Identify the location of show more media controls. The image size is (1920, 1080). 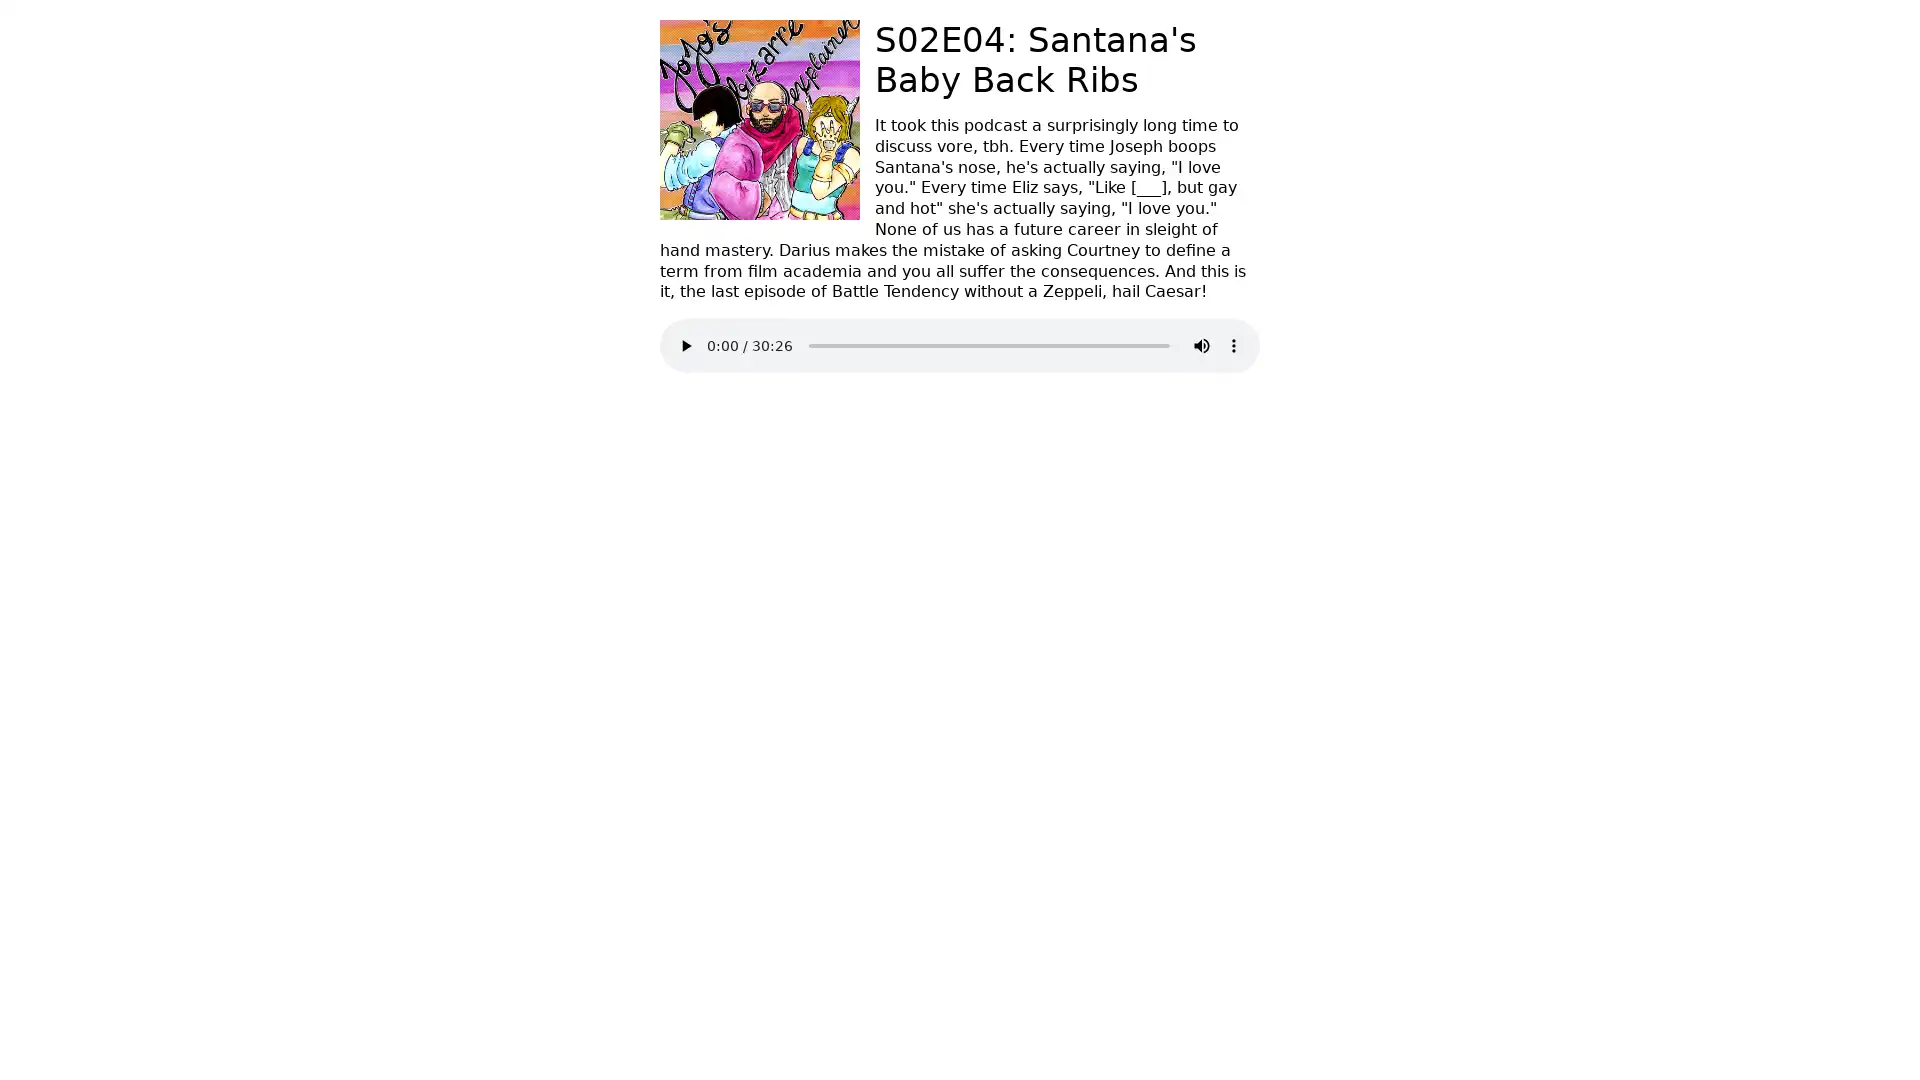
(1232, 345).